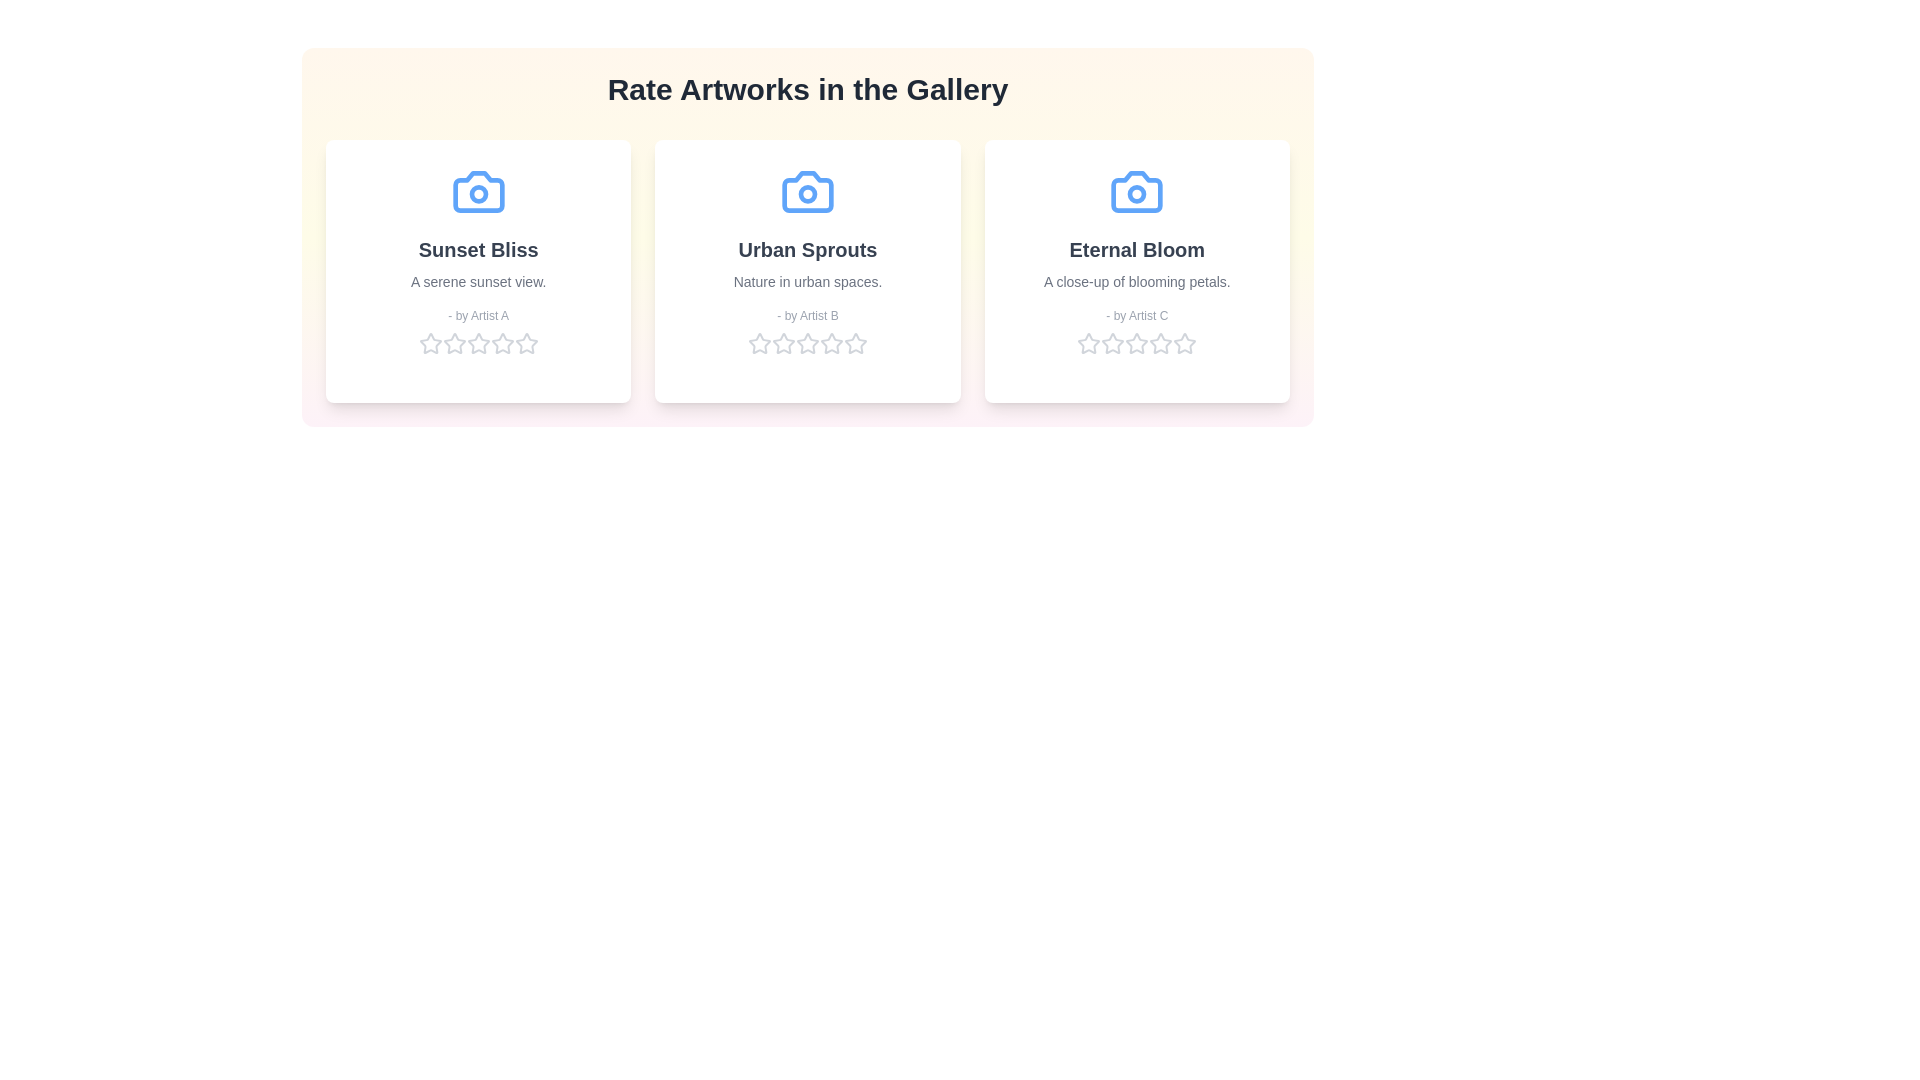 The width and height of the screenshot is (1920, 1080). What do you see at coordinates (807, 342) in the screenshot?
I see `the star corresponding to 3 for the artwork 'Urban Sprouts' to set its rating` at bounding box center [807, 342].